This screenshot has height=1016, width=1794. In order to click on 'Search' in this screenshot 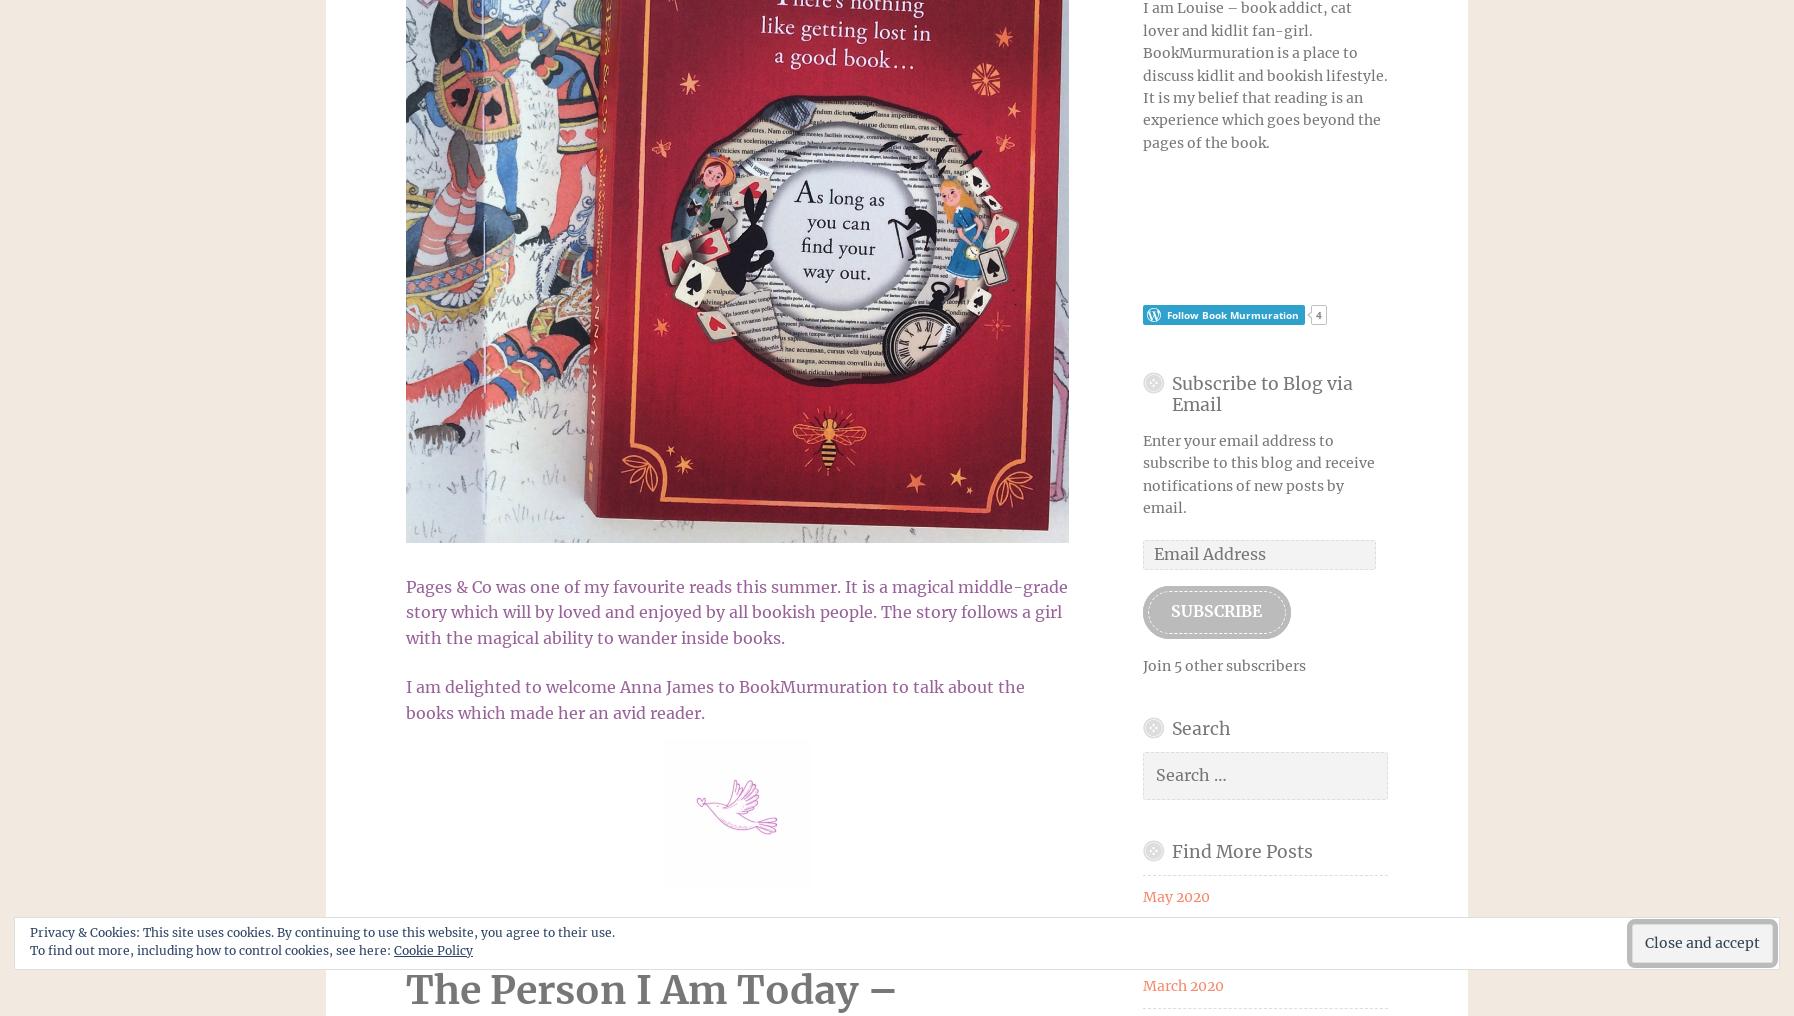, I will do `click(1200, 728)`.